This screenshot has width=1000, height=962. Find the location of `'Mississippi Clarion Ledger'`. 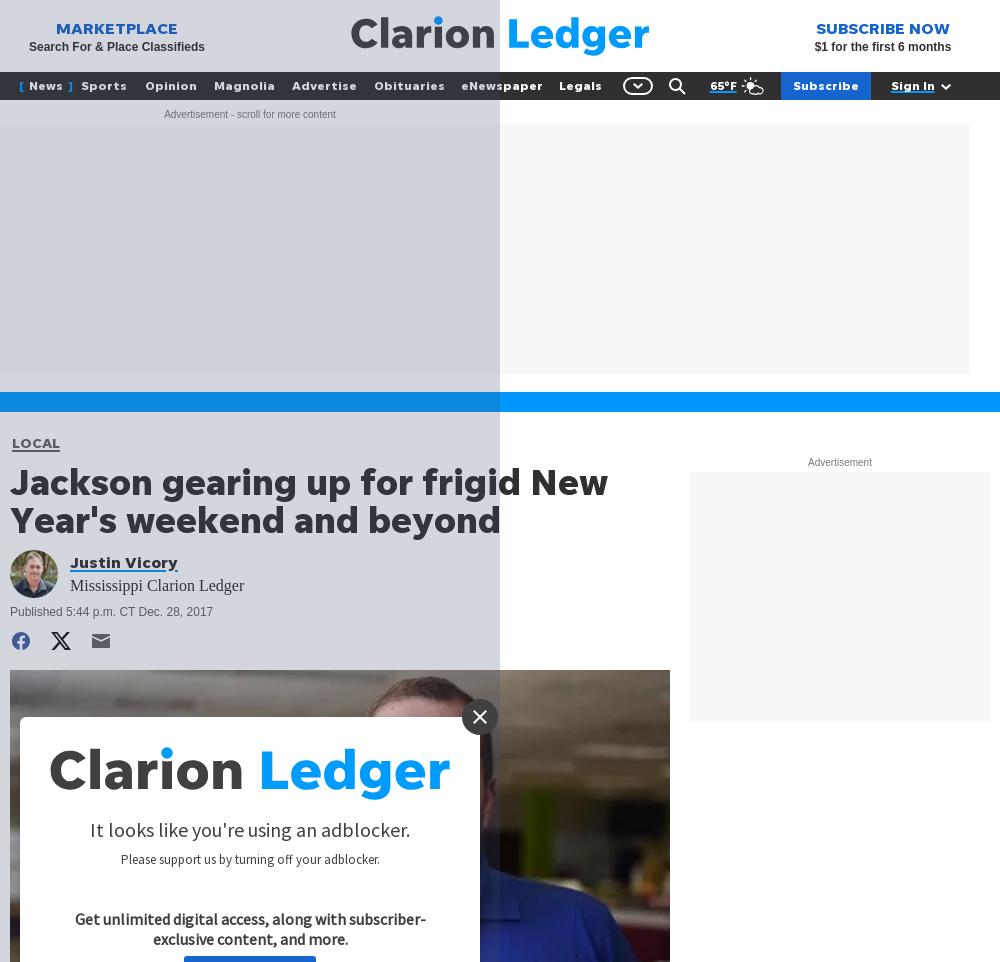

'Mississippi Clarion Ledger' is located at coordinates (157, 584).